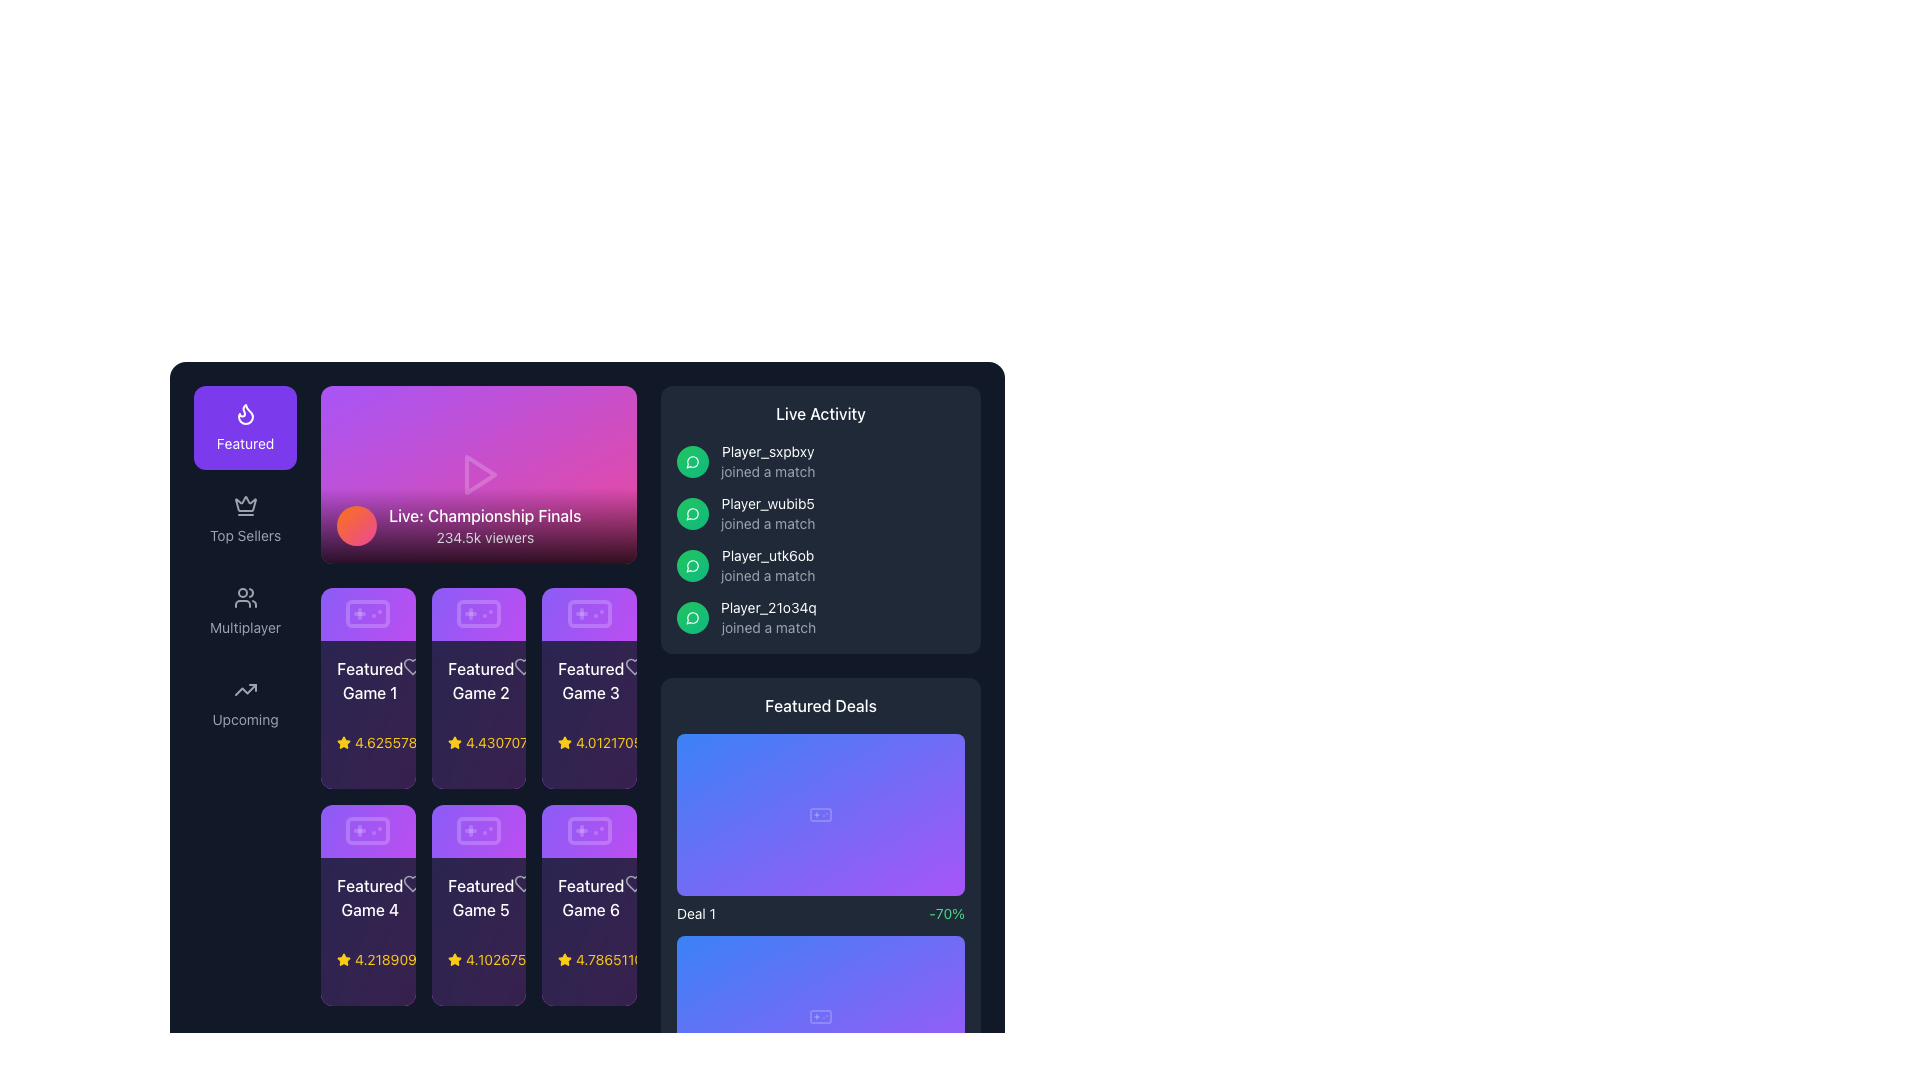 This screenshot has width=1920, height=1080. I want to click on the Rating Information Display showing the score '4.430707725342142' with a yellow star icon in the 'Featured Game 2' section to visually associate the score with the game, so click(549, 742).